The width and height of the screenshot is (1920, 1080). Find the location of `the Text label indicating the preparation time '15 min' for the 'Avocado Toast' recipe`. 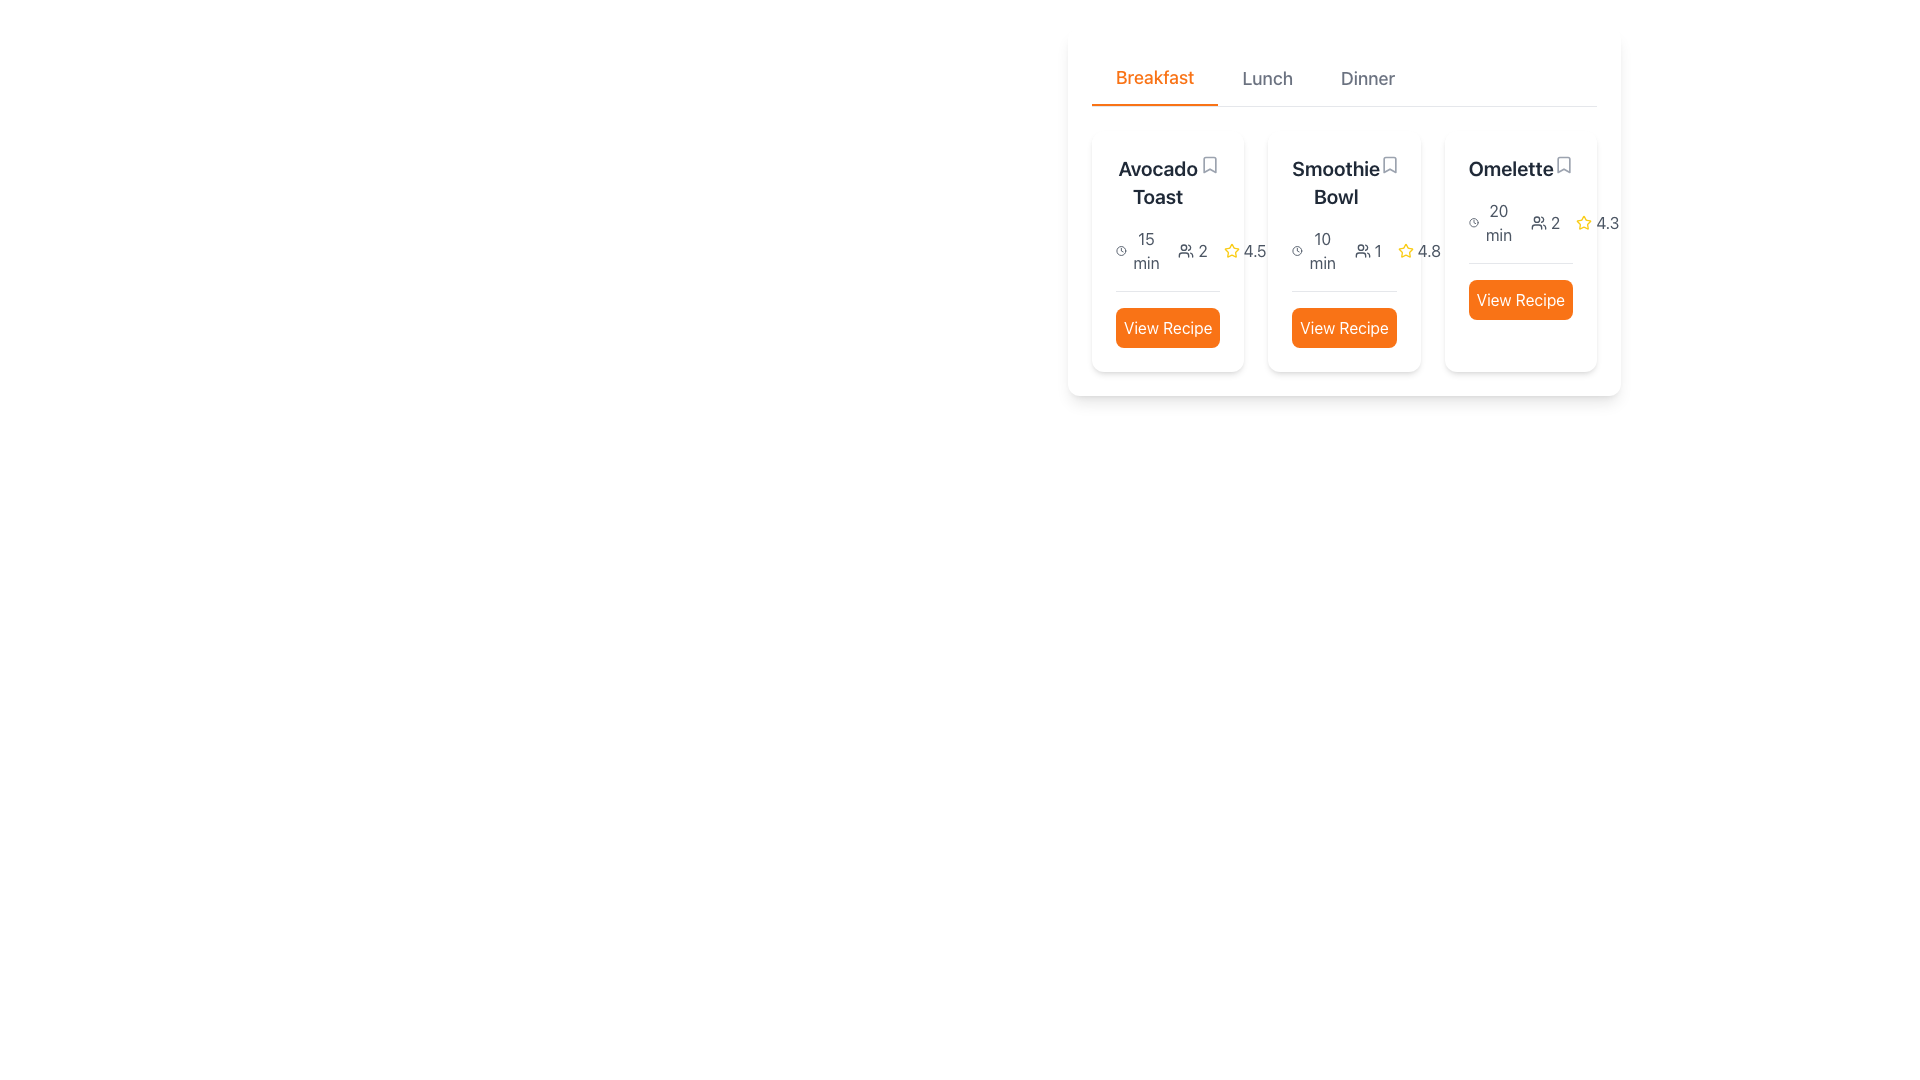

the Text label indicating the preparation time '15 min' for the 'Avocado Toast' recipe is located at coordinates (1146, 249).